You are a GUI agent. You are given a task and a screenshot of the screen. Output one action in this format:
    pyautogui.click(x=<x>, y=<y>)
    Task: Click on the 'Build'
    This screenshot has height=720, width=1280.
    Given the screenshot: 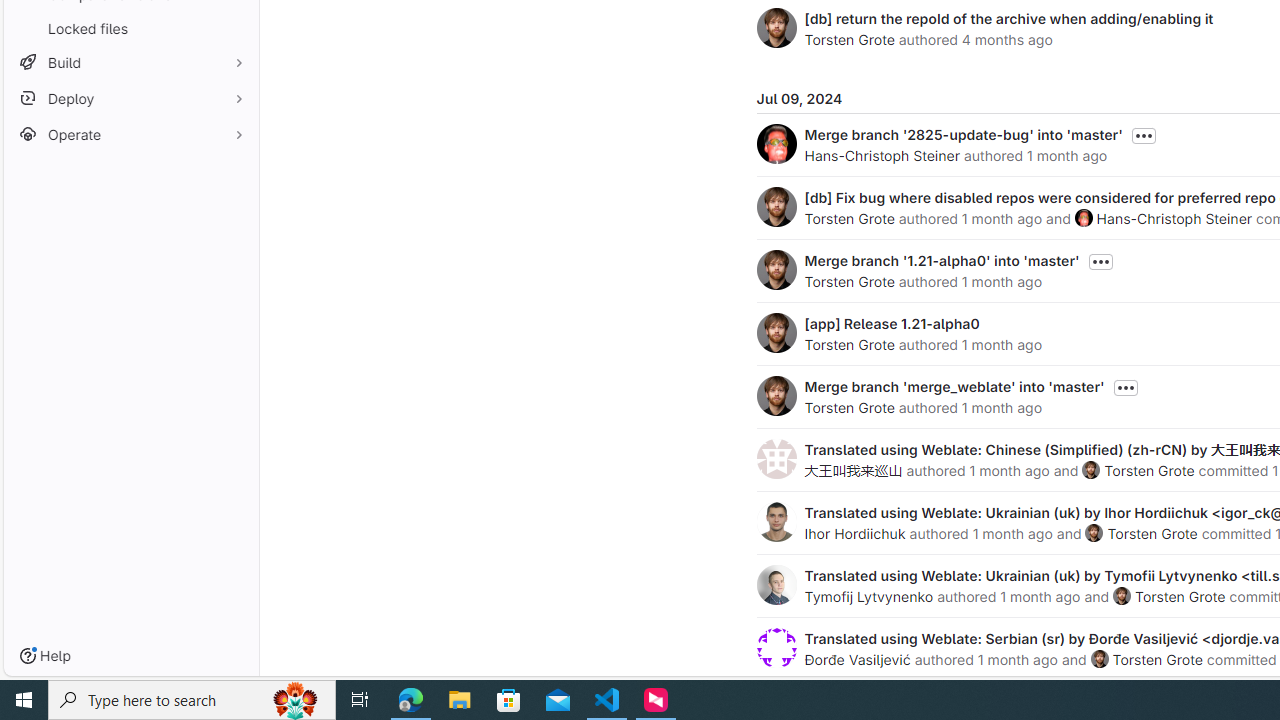 What is the action you would take?
    pyautogui.click(x=130, y=61)
    